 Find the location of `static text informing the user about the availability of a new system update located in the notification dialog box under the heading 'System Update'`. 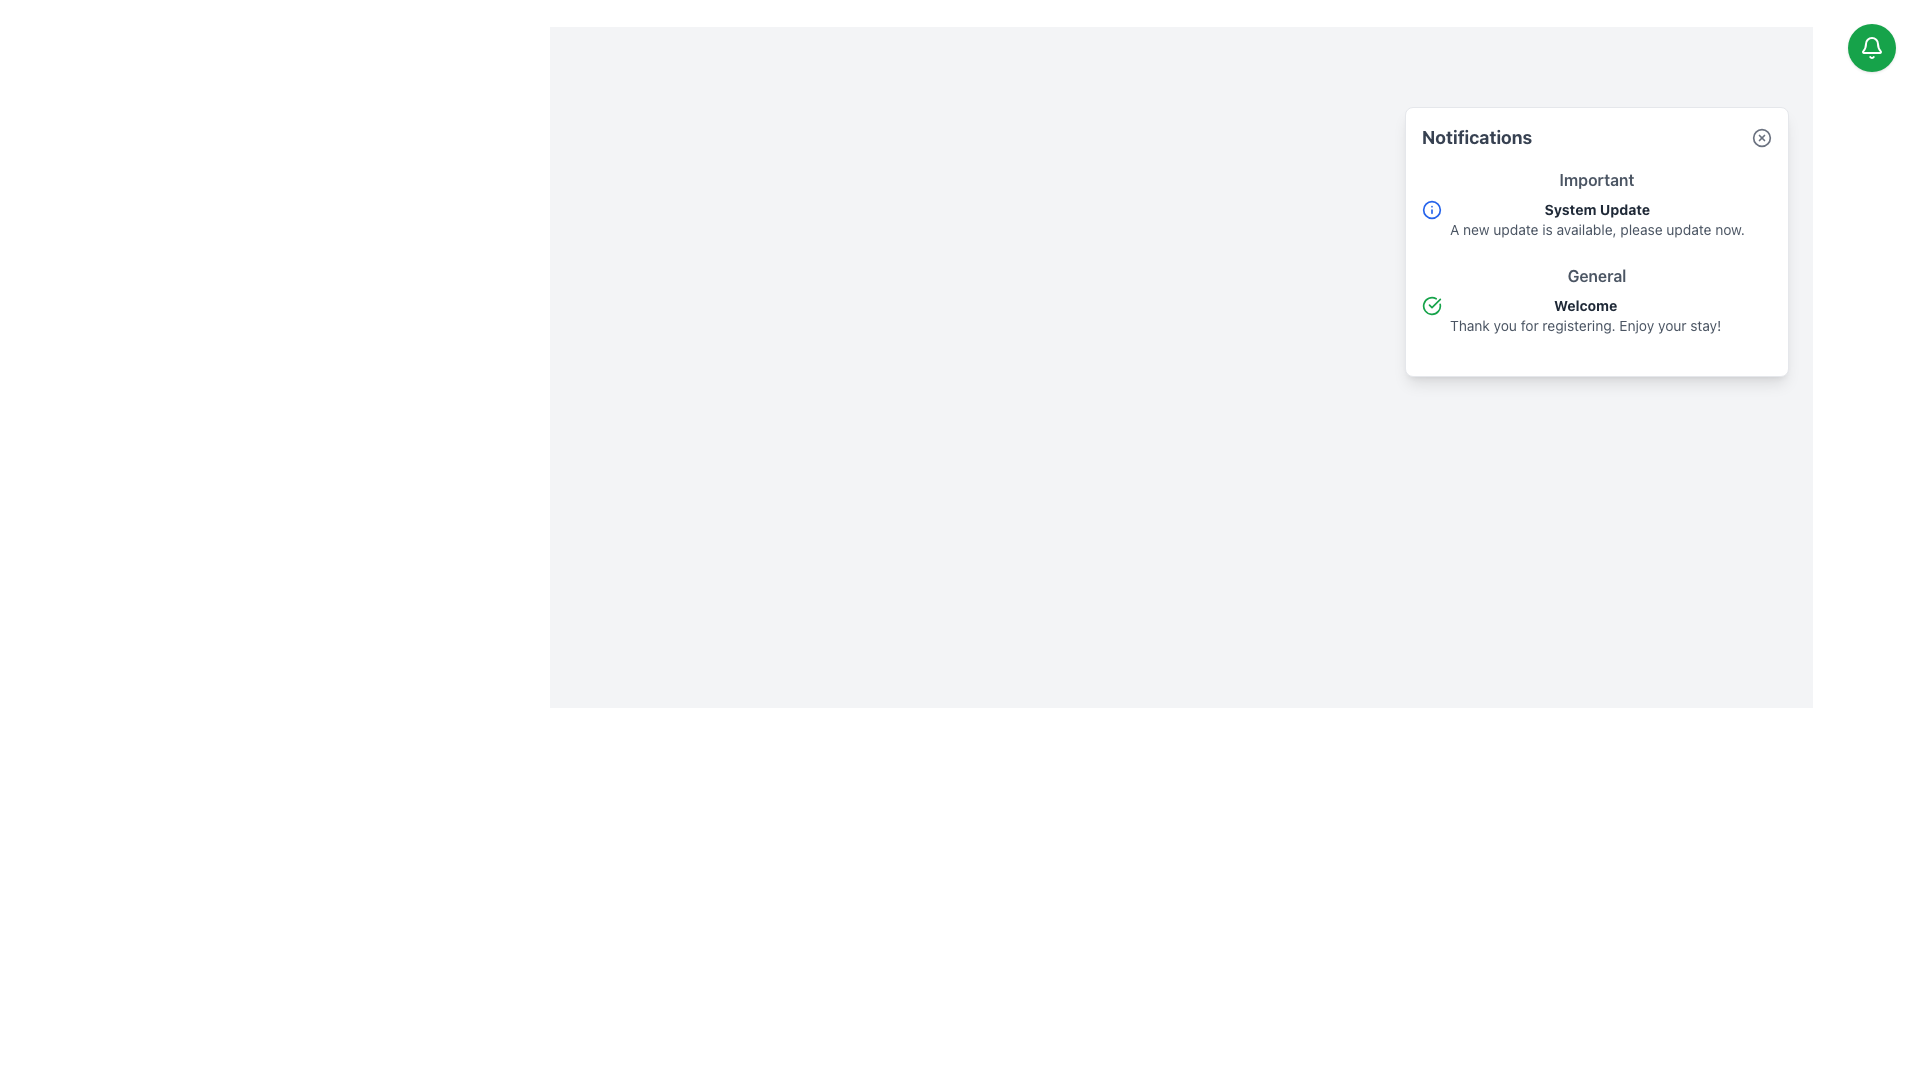

static text informing the user about the availability of a new system update located in the notification dialog box under the heading 'System Update' is located at coordinates (1596, 229).